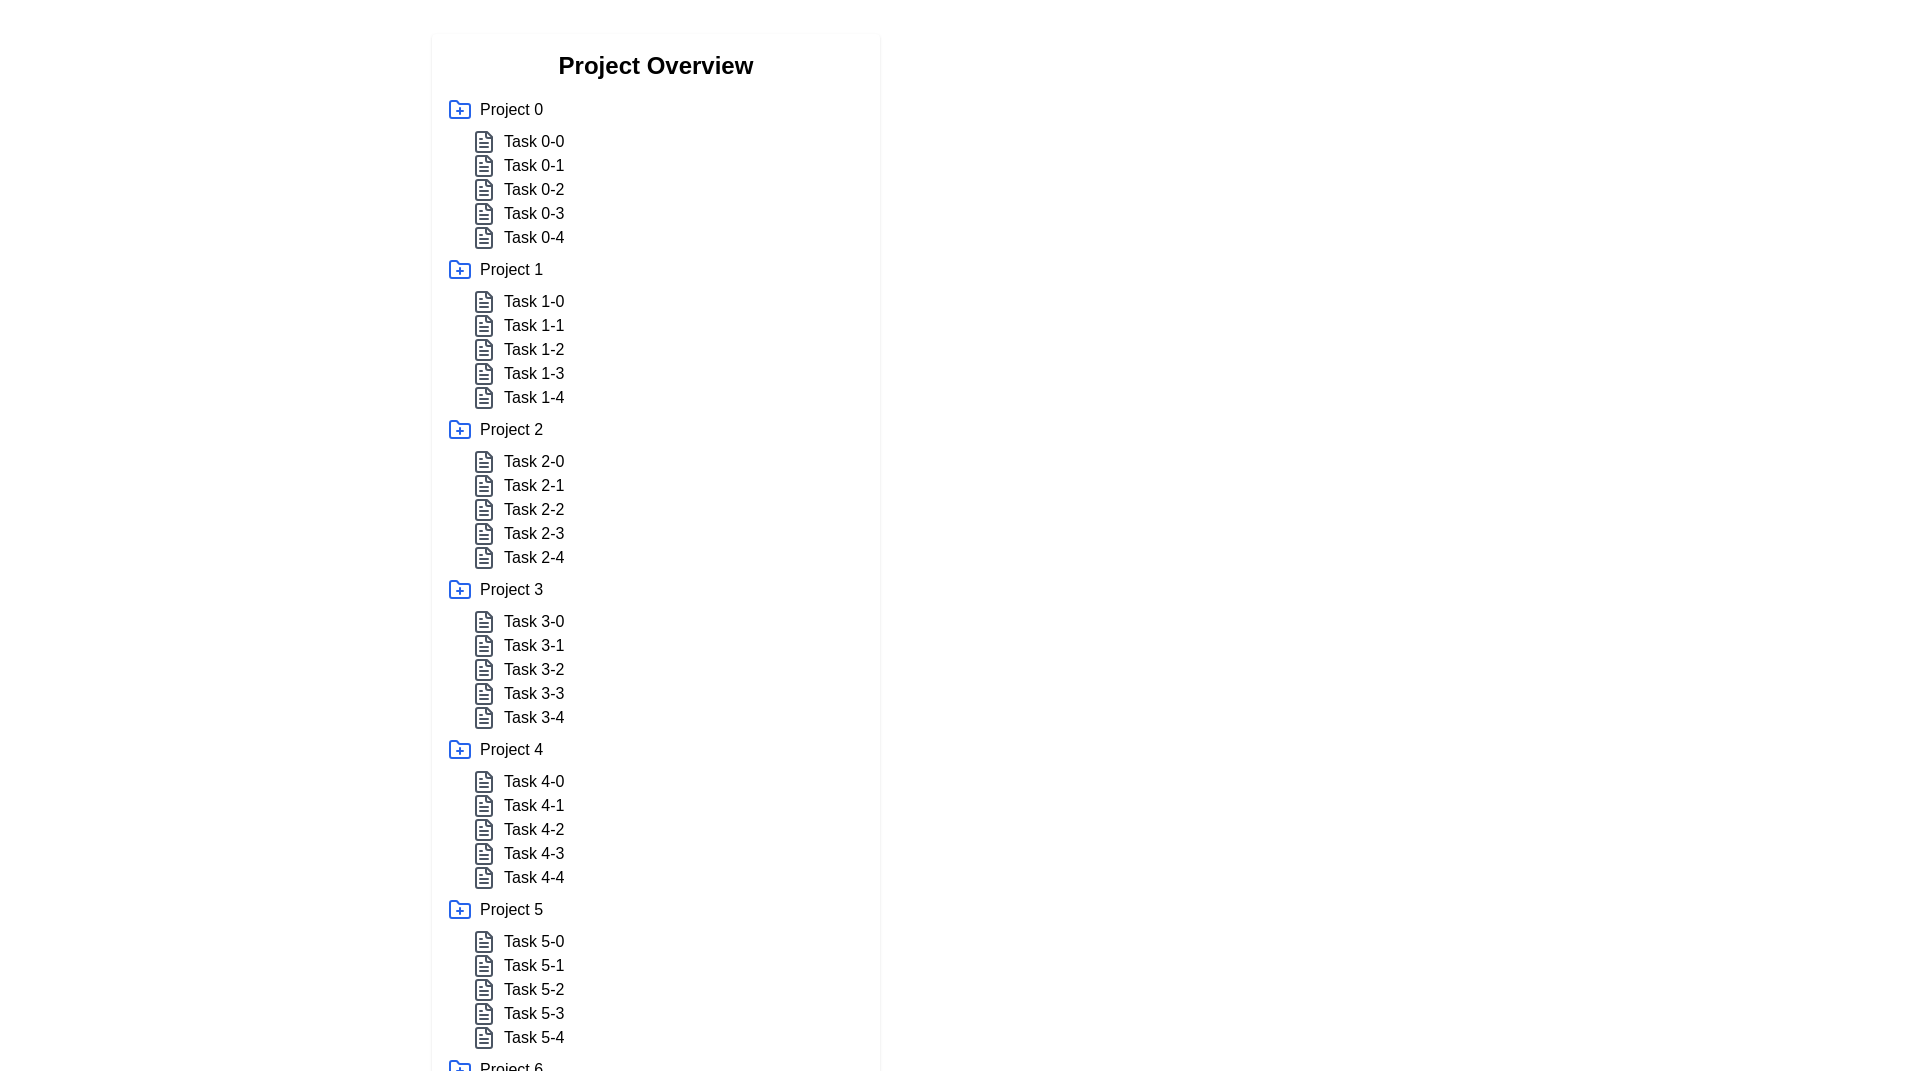  Describe the element at coordinates (667, 716) in the screenshot. I see `the list item labeled 'Task 3-4'` at that location.